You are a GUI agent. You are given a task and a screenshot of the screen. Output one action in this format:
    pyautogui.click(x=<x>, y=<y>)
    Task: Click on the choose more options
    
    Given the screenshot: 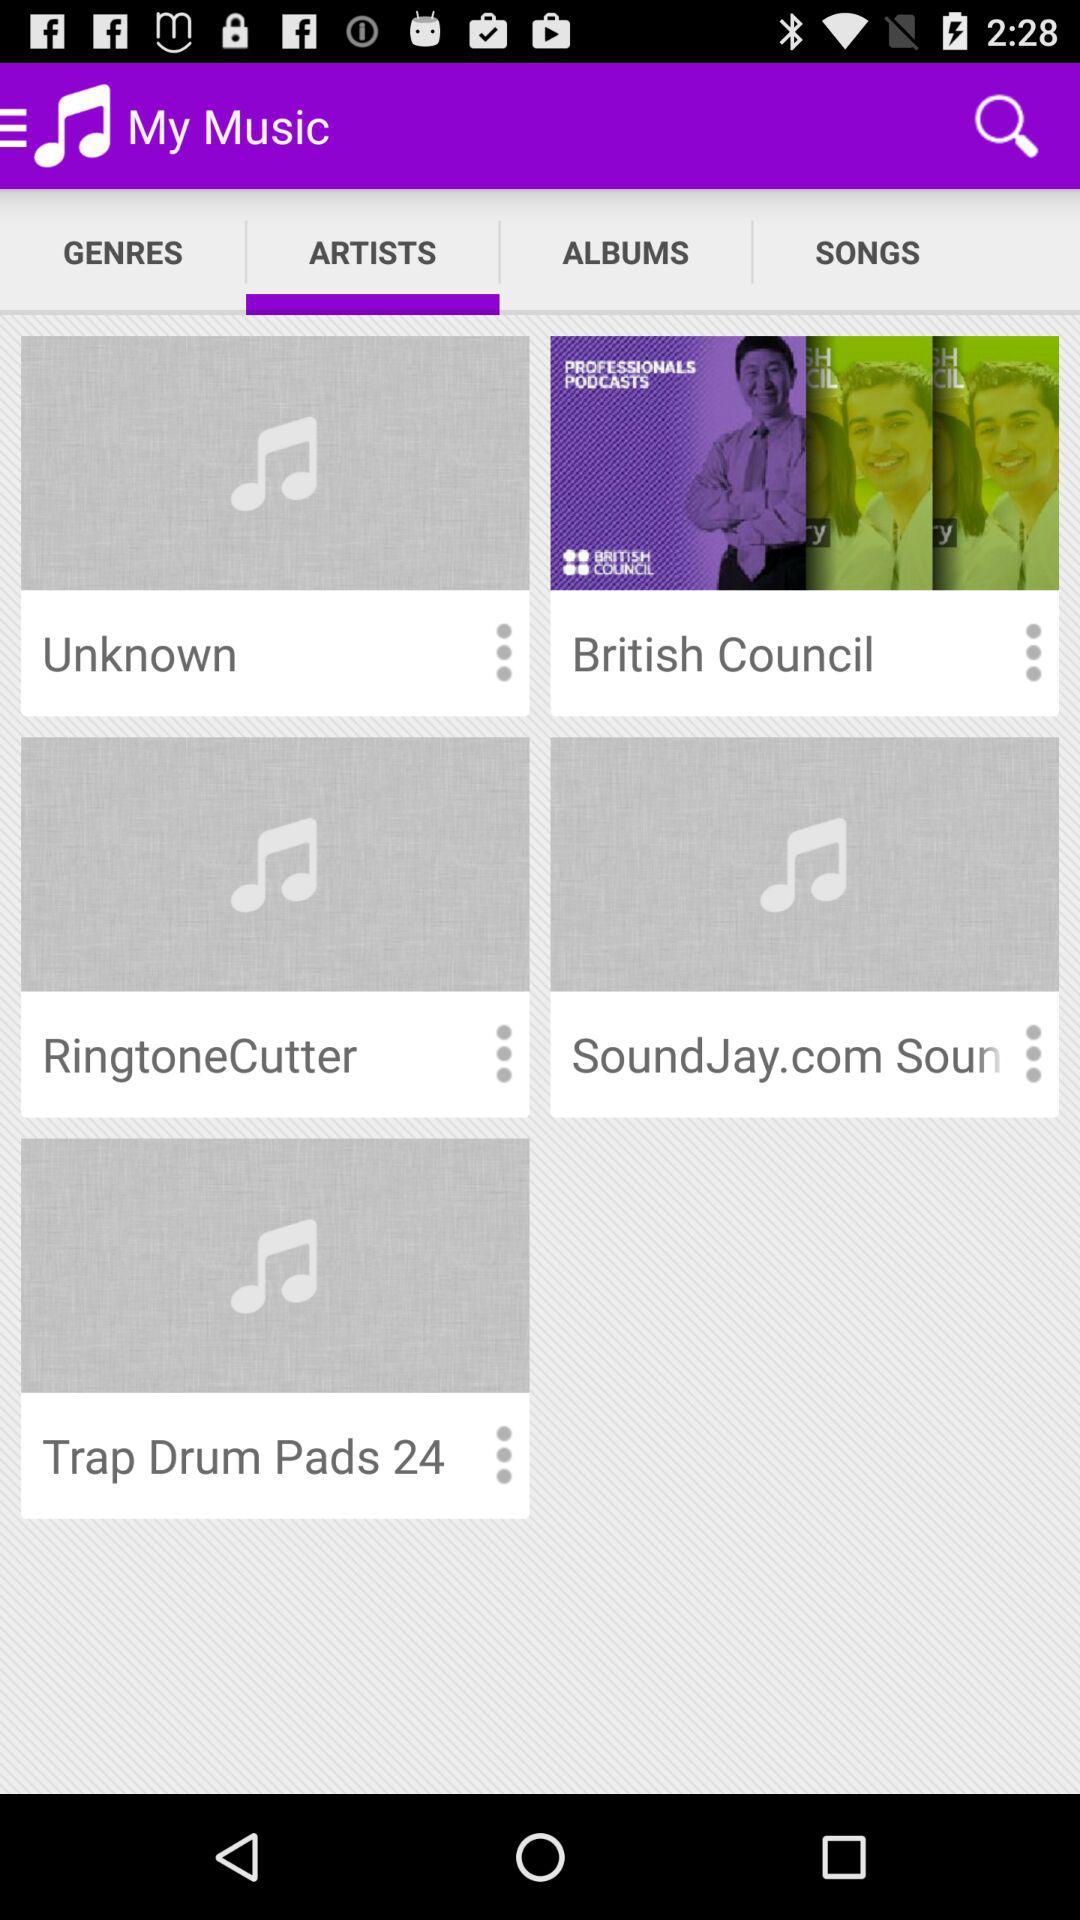 What is the action you would take?
    pyautogui.click(x=502, y=1053)
    